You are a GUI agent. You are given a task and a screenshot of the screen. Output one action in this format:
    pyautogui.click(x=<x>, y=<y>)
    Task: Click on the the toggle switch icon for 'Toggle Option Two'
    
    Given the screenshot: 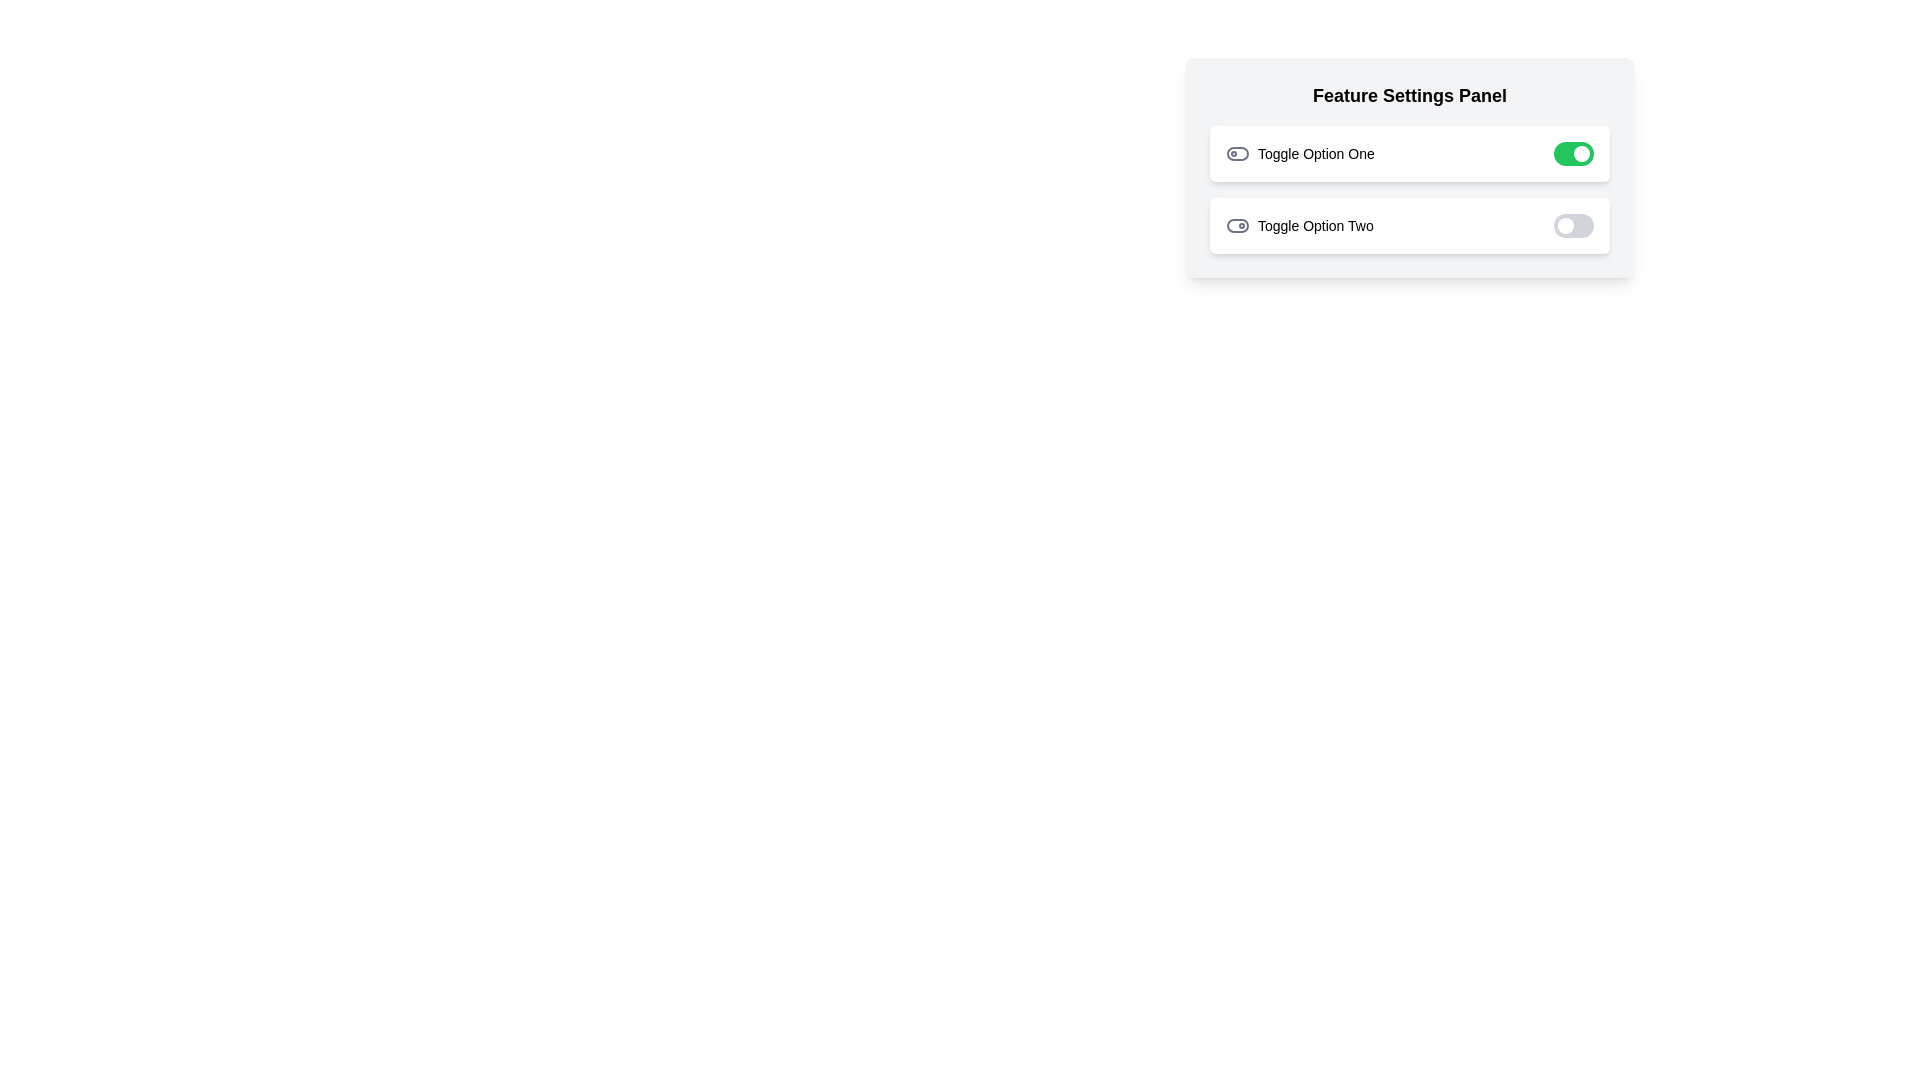 What is the action you would take?
    pyautogui.click(x=1237, y=225)
    